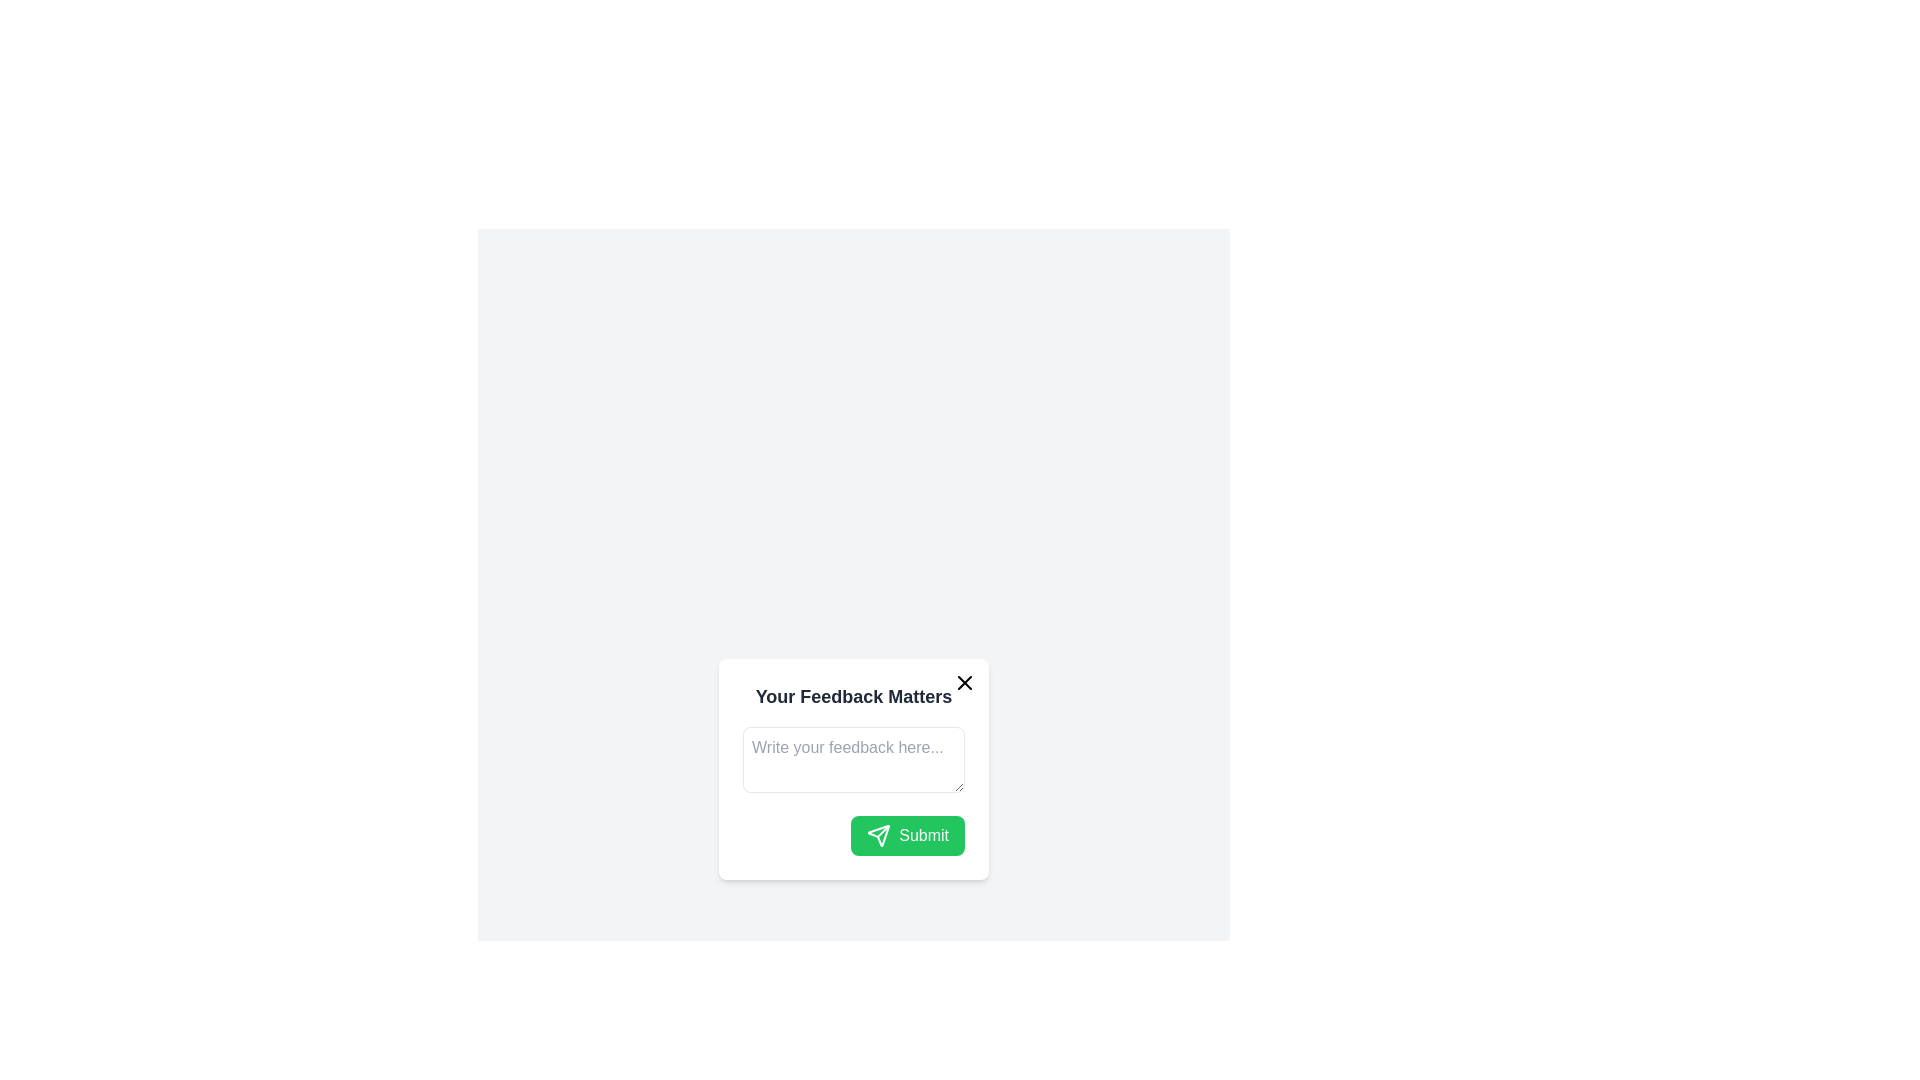 This screenshot has height=1080, width=1920. Describe the element at coordinates (964, 681) in the screenshot. I see `the close button located at the top-right corner of the feedback dialog` at that location.